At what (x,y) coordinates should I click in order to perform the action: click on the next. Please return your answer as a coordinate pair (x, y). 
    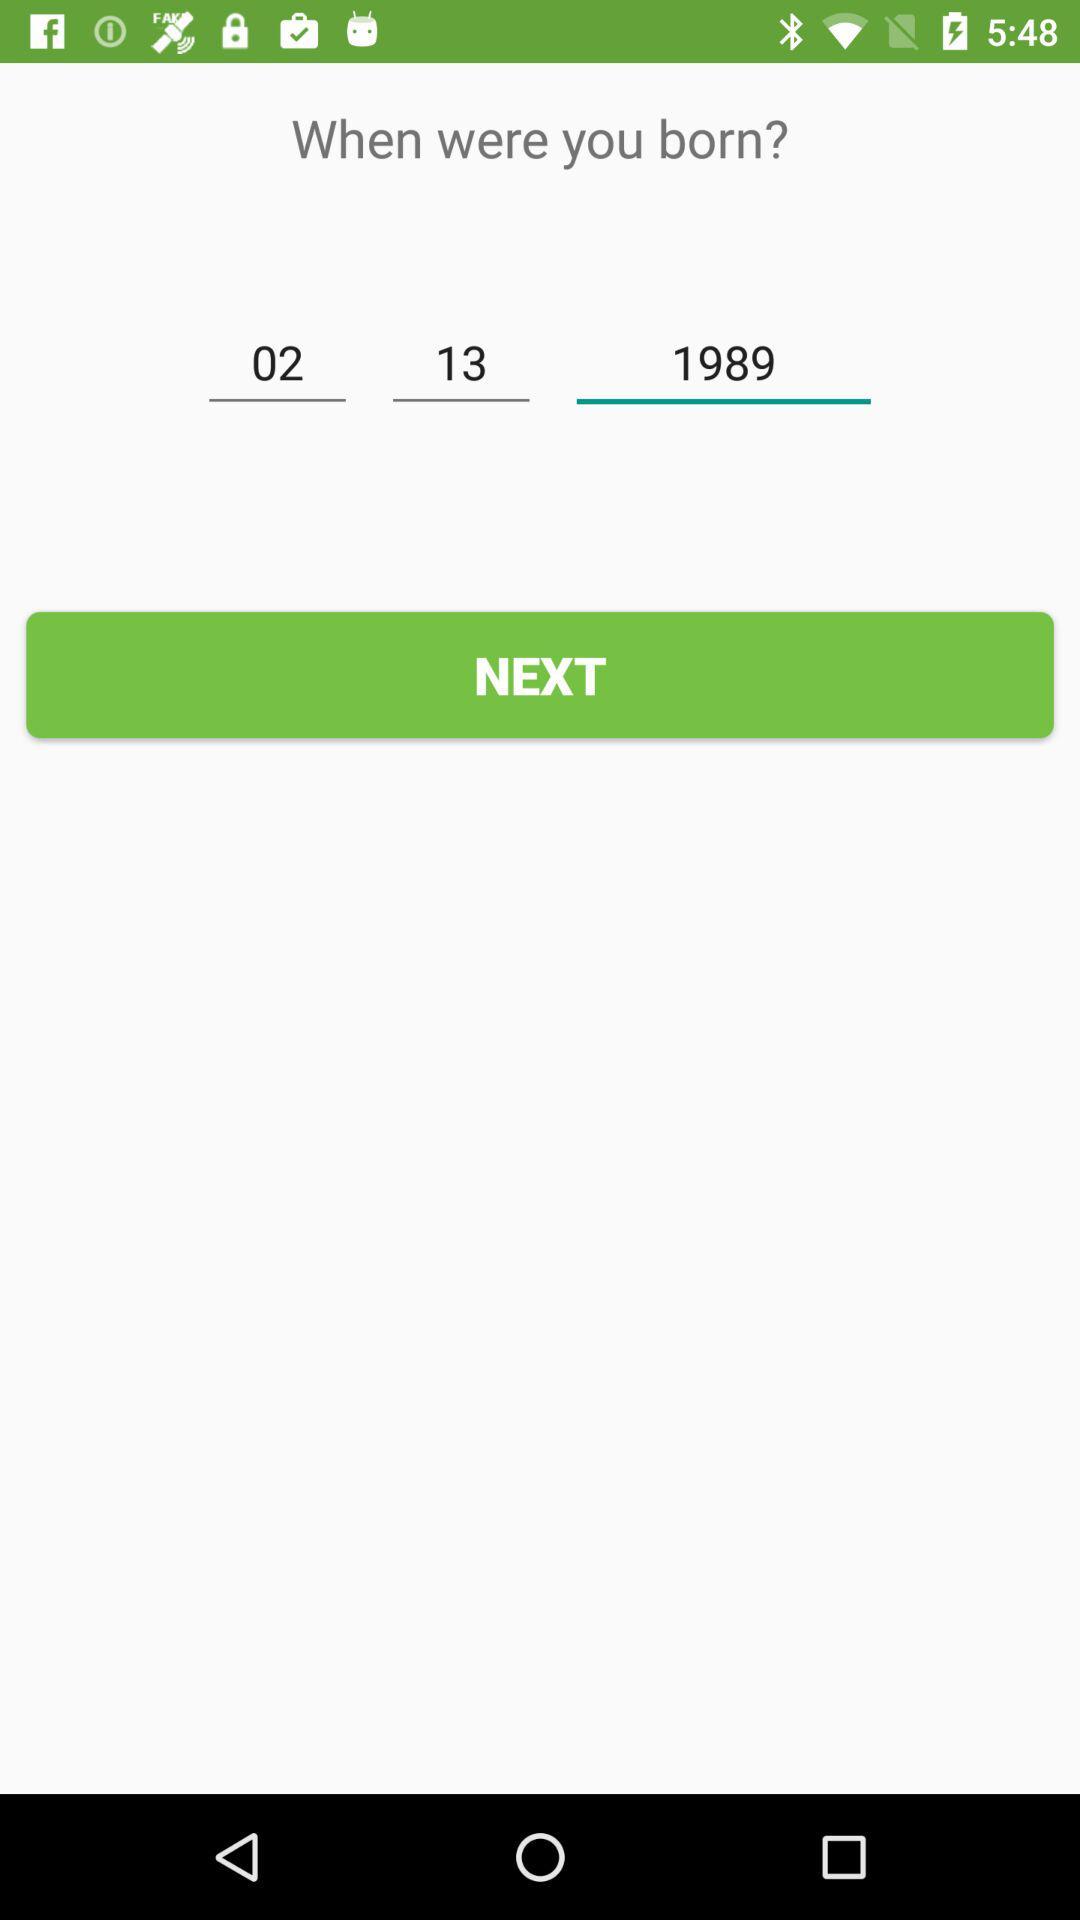
    Looking at the image, I should click on (540, 675).